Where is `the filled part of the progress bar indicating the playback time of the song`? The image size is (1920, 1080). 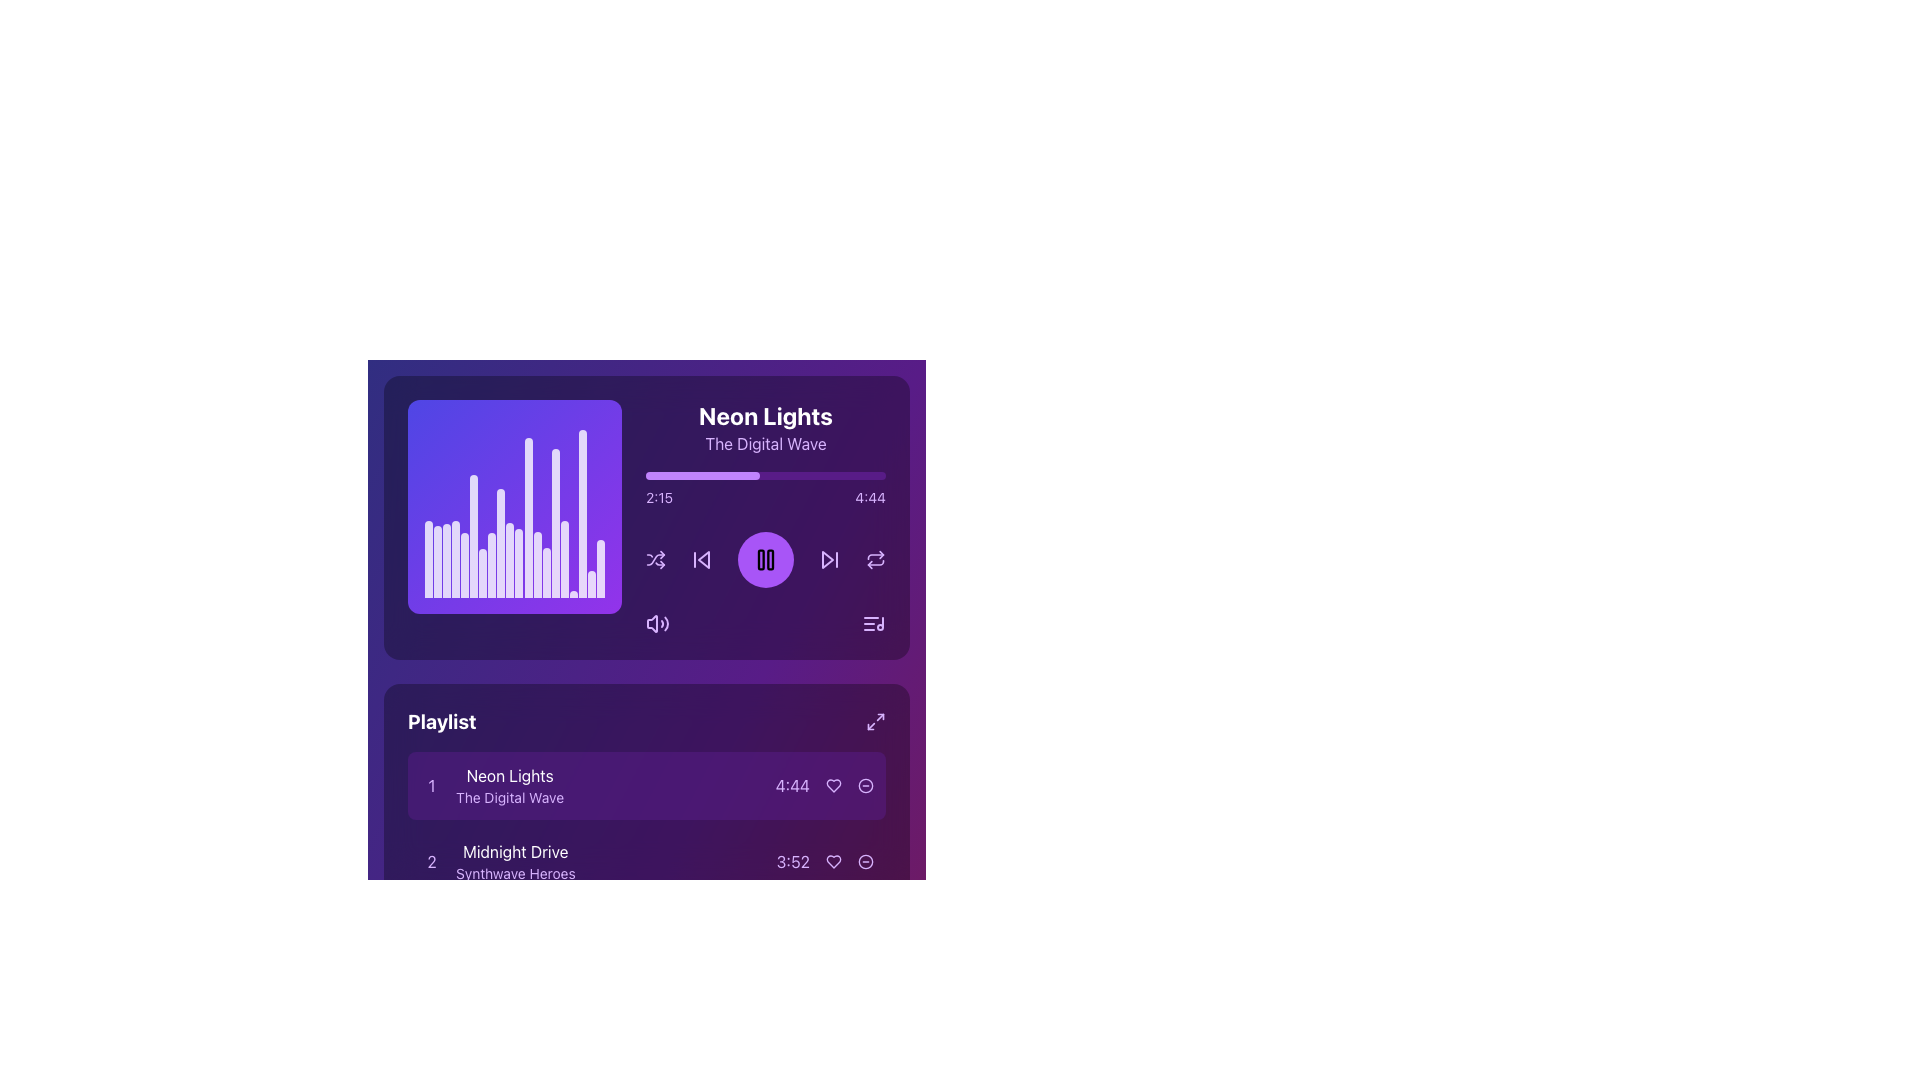
the filled part of the progress bar indicating the playback time of the song is located at coordinates (703, 475).